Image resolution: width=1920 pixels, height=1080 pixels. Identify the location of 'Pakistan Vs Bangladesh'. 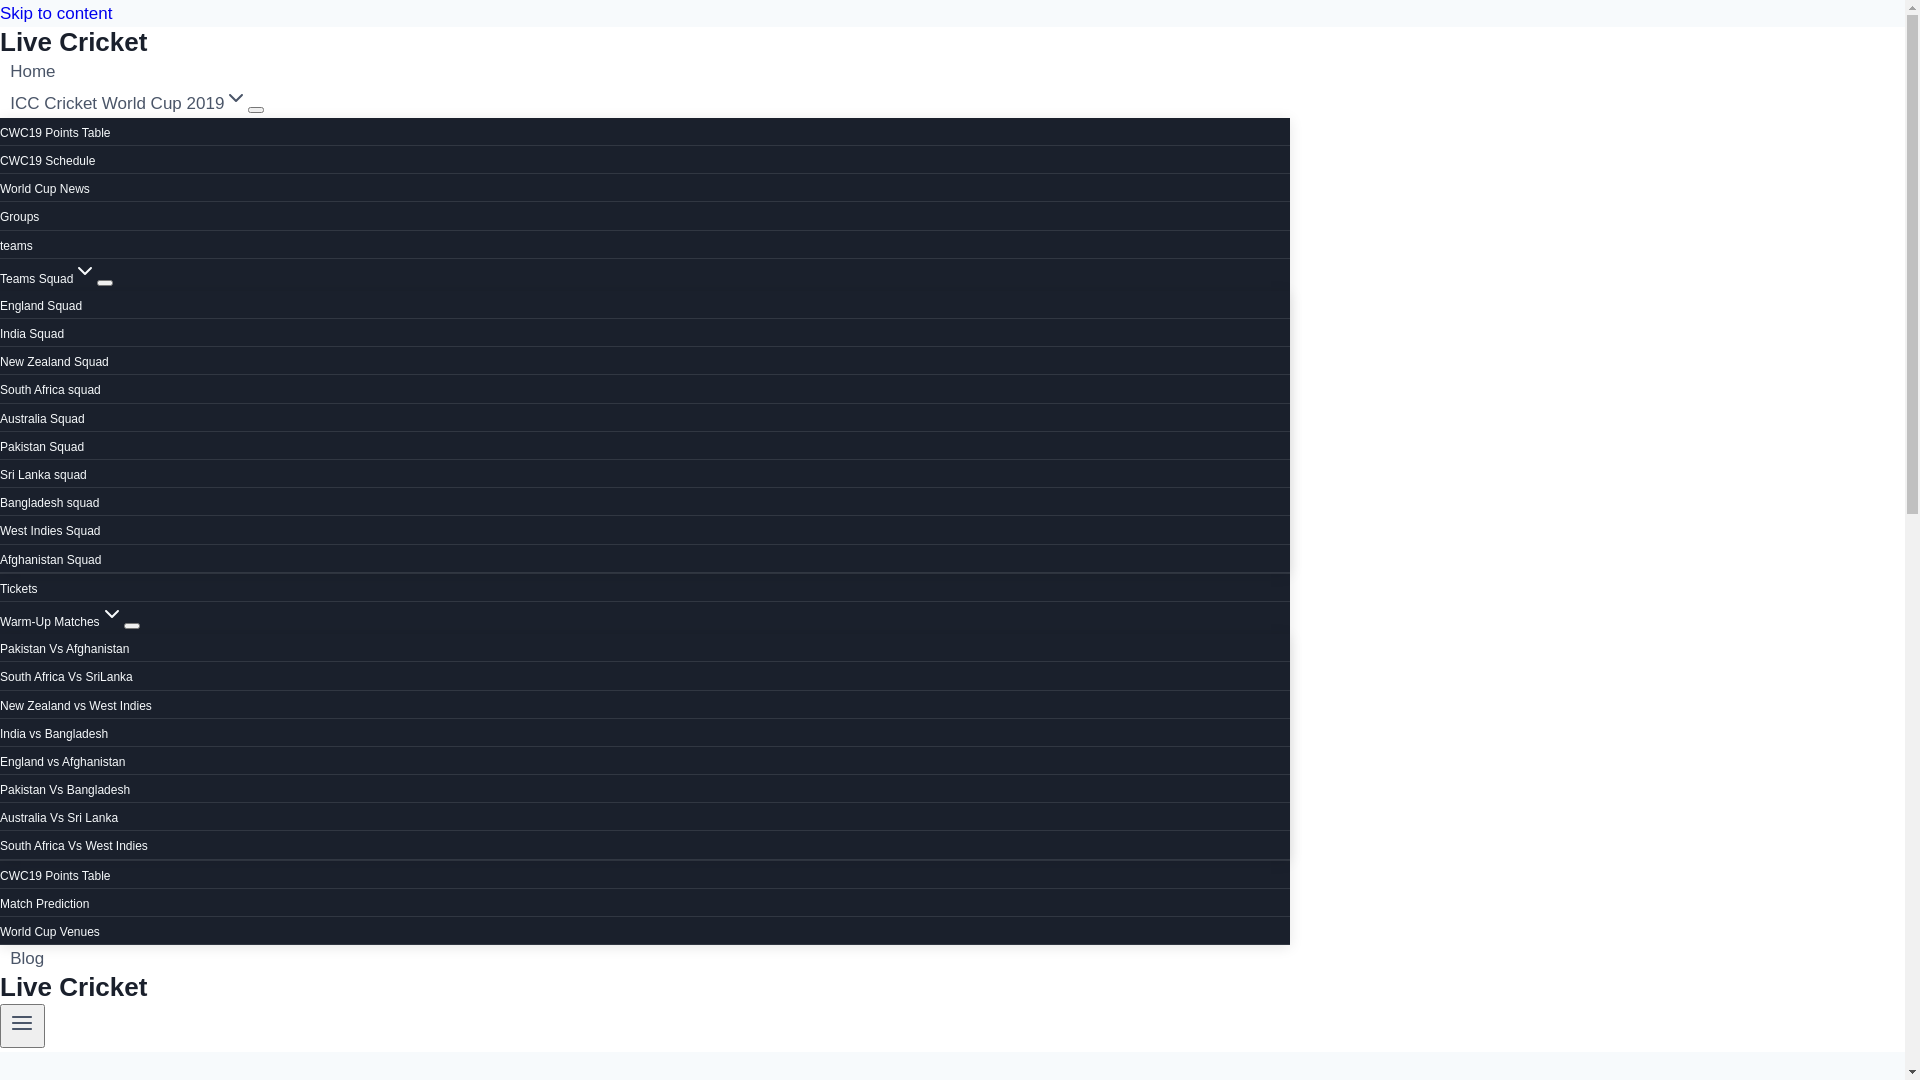
(65, 789).